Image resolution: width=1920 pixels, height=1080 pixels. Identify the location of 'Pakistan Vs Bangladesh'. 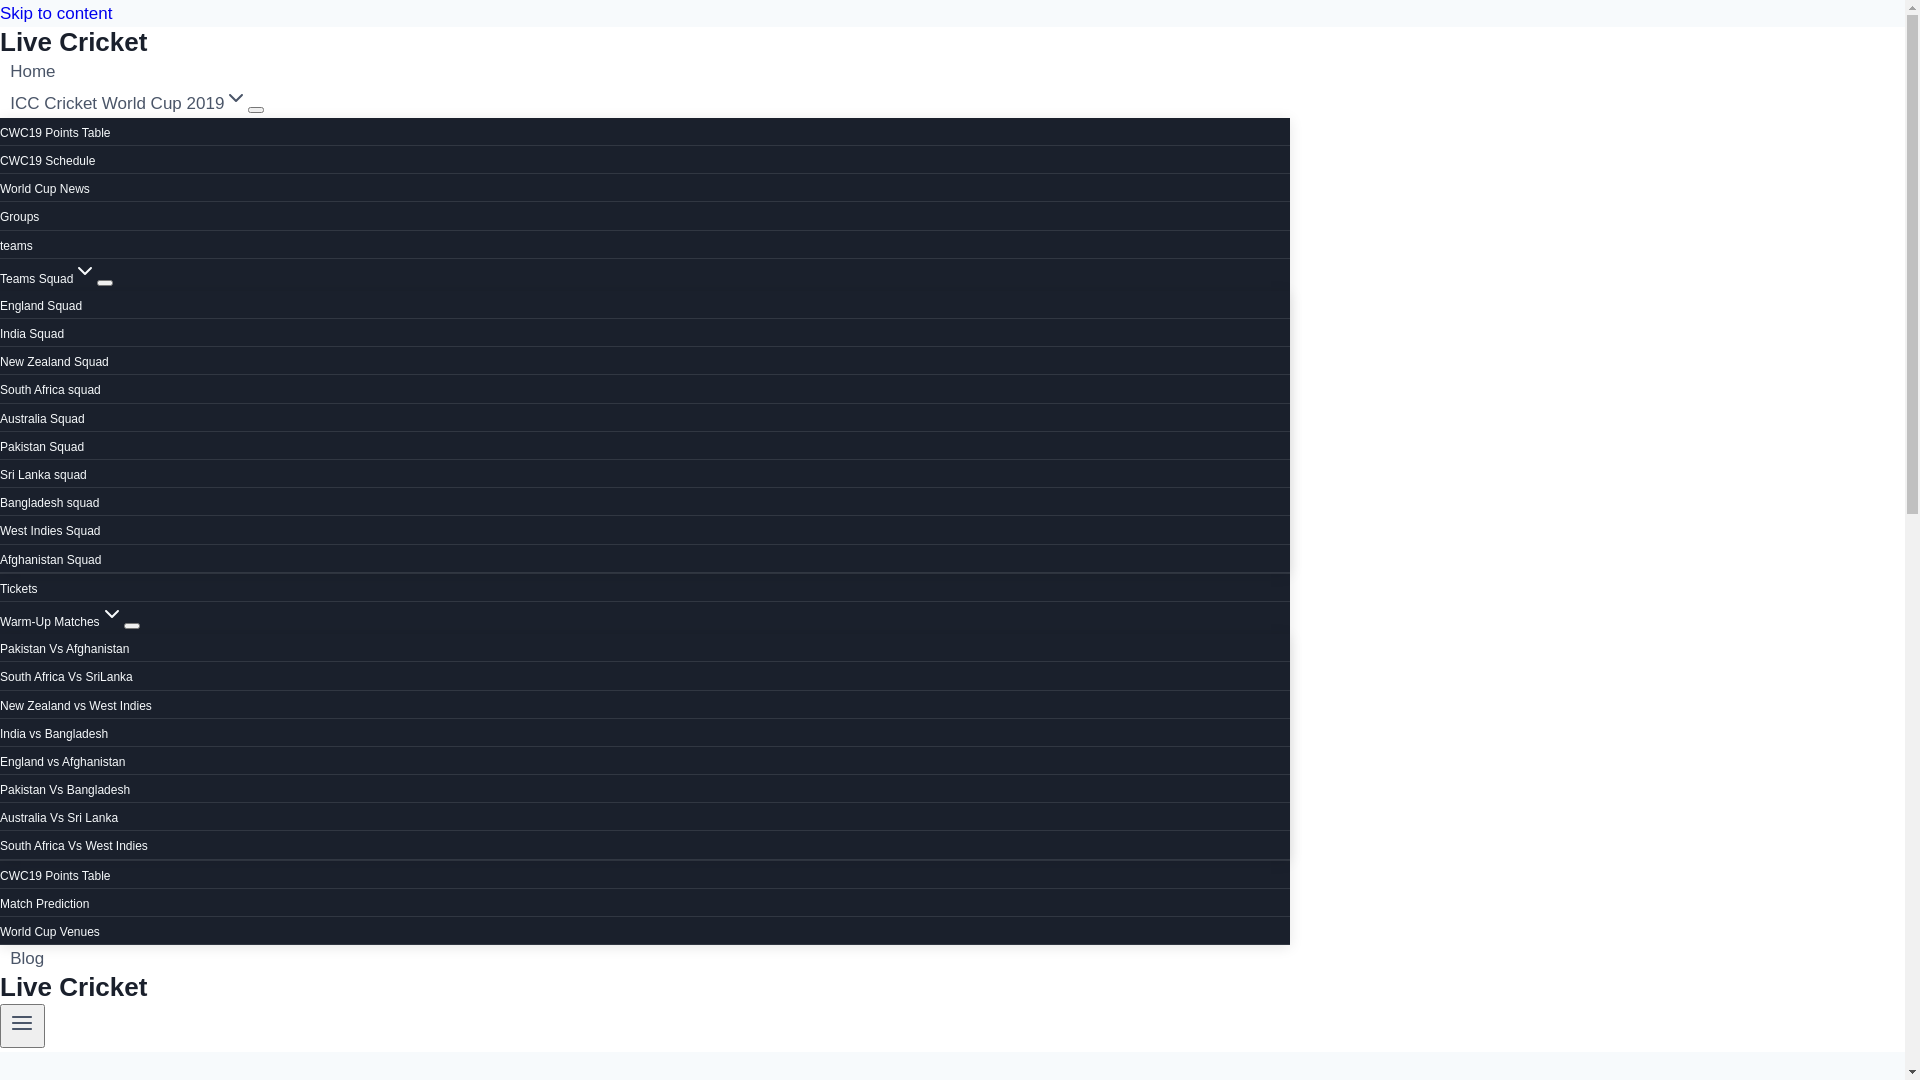
(65, 789).